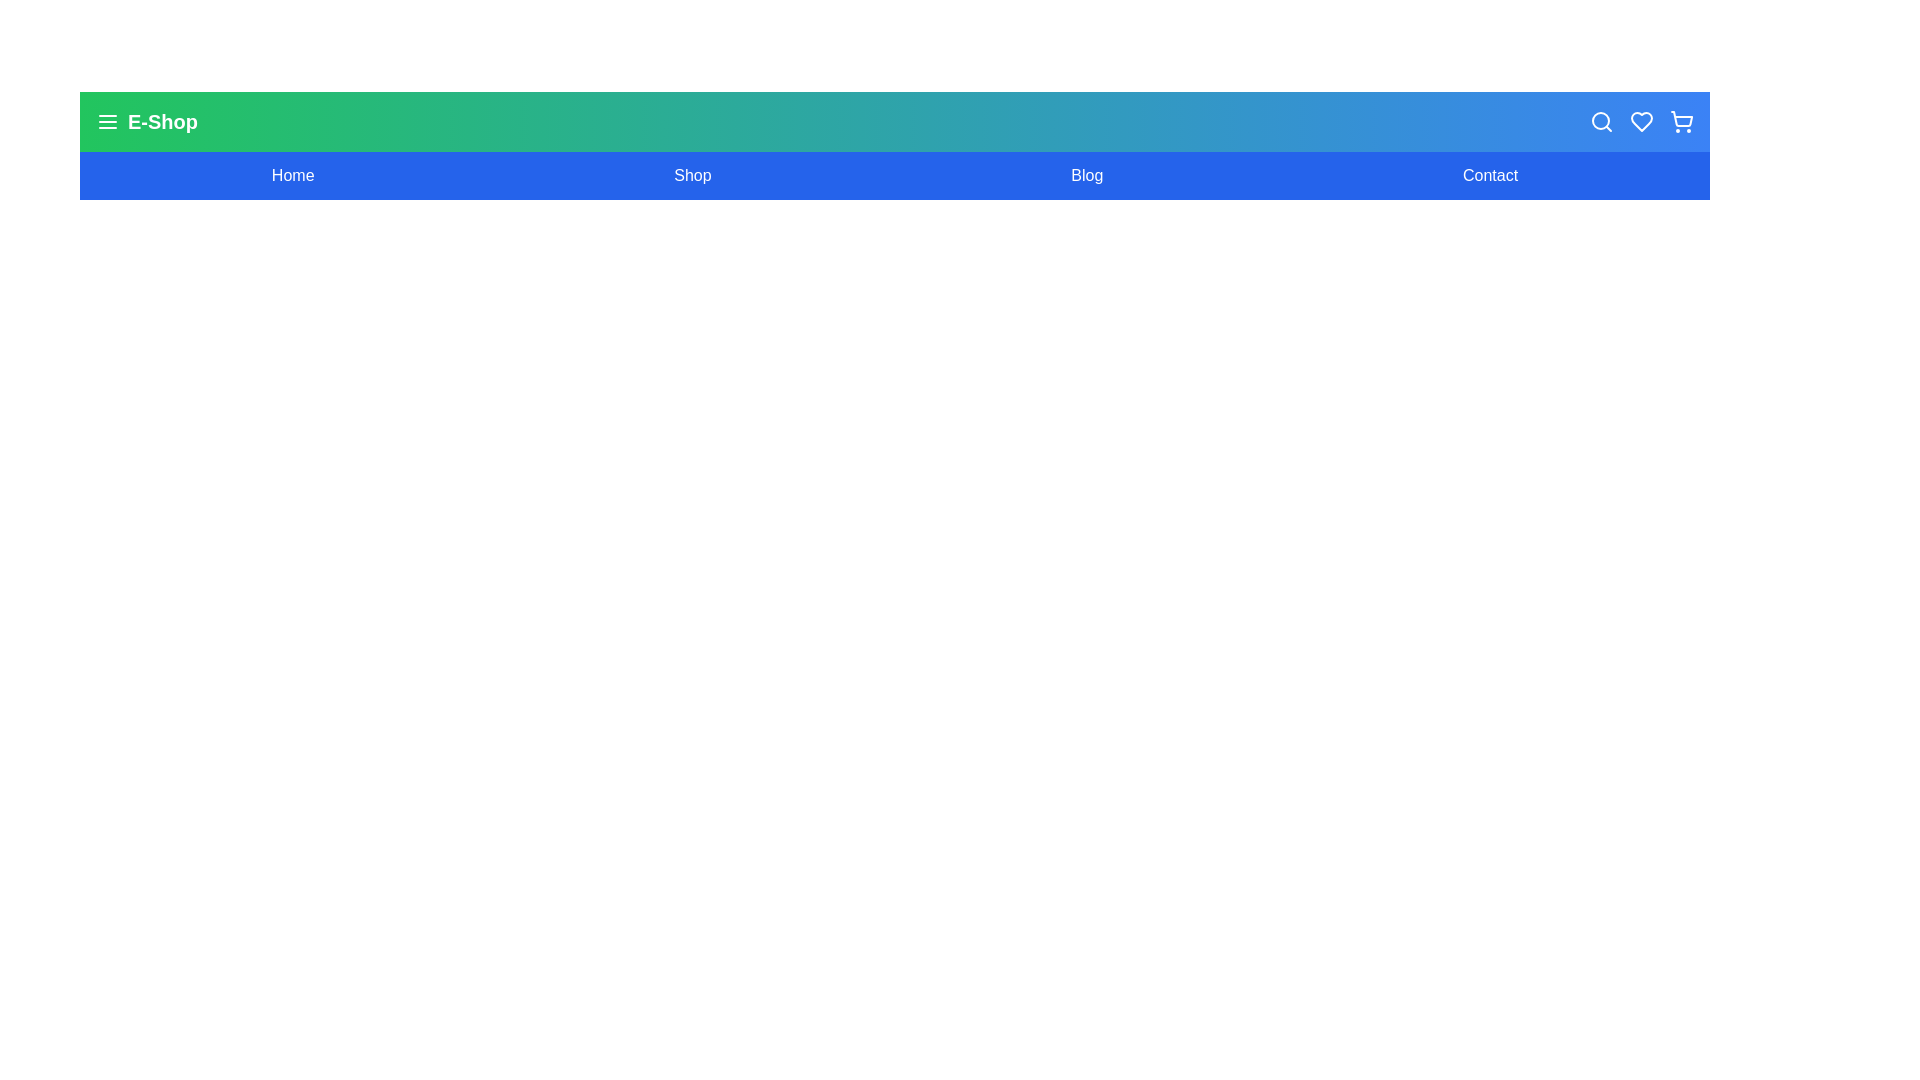 This screenshot has width=1920, height=1080. Describe the element at coordinates (291, 175) in the screenshot. I see `the navigation link Home` at that location.